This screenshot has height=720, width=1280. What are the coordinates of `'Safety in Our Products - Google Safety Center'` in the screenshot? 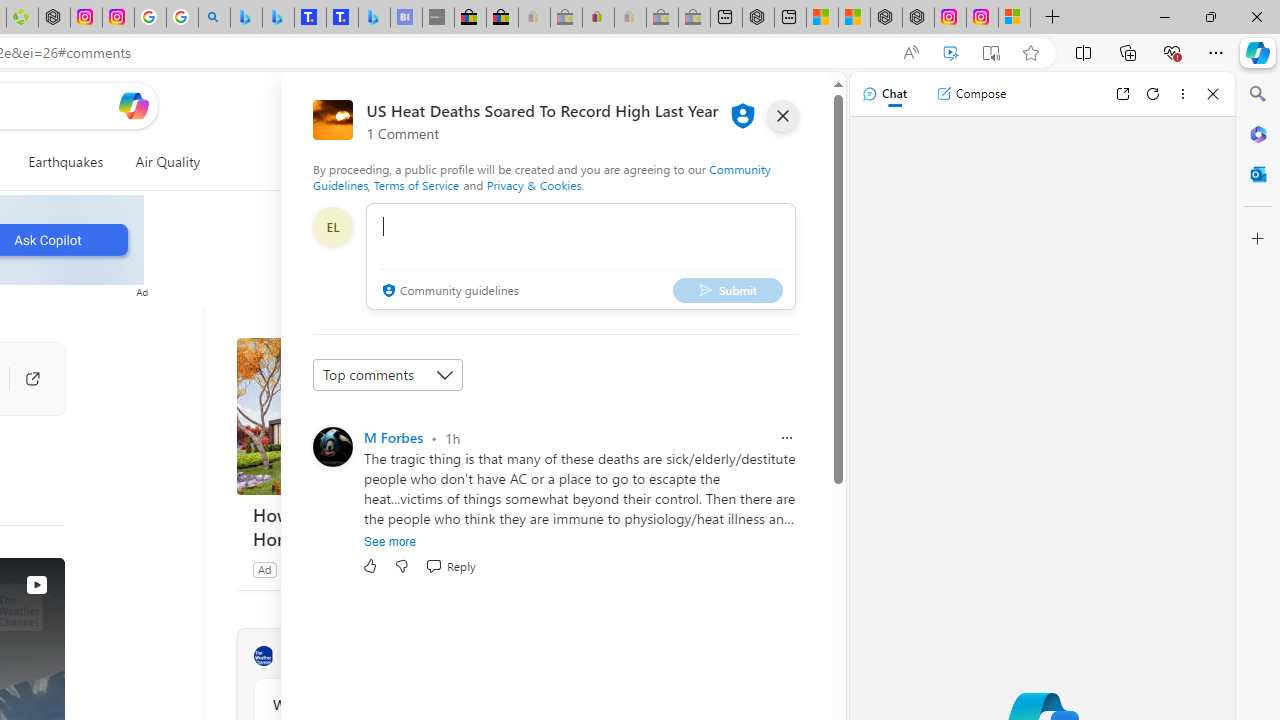 It's located at (149, 17).